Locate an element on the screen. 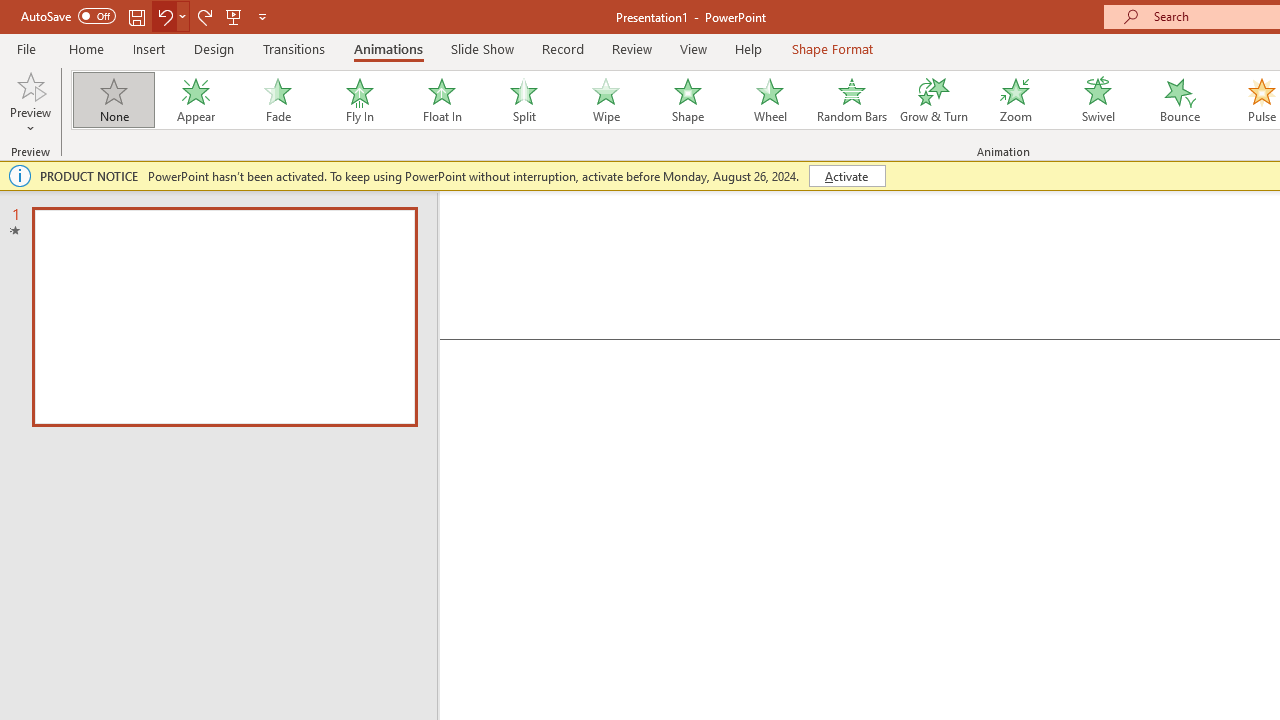  'Shape' is located at coordinates (688, 100).